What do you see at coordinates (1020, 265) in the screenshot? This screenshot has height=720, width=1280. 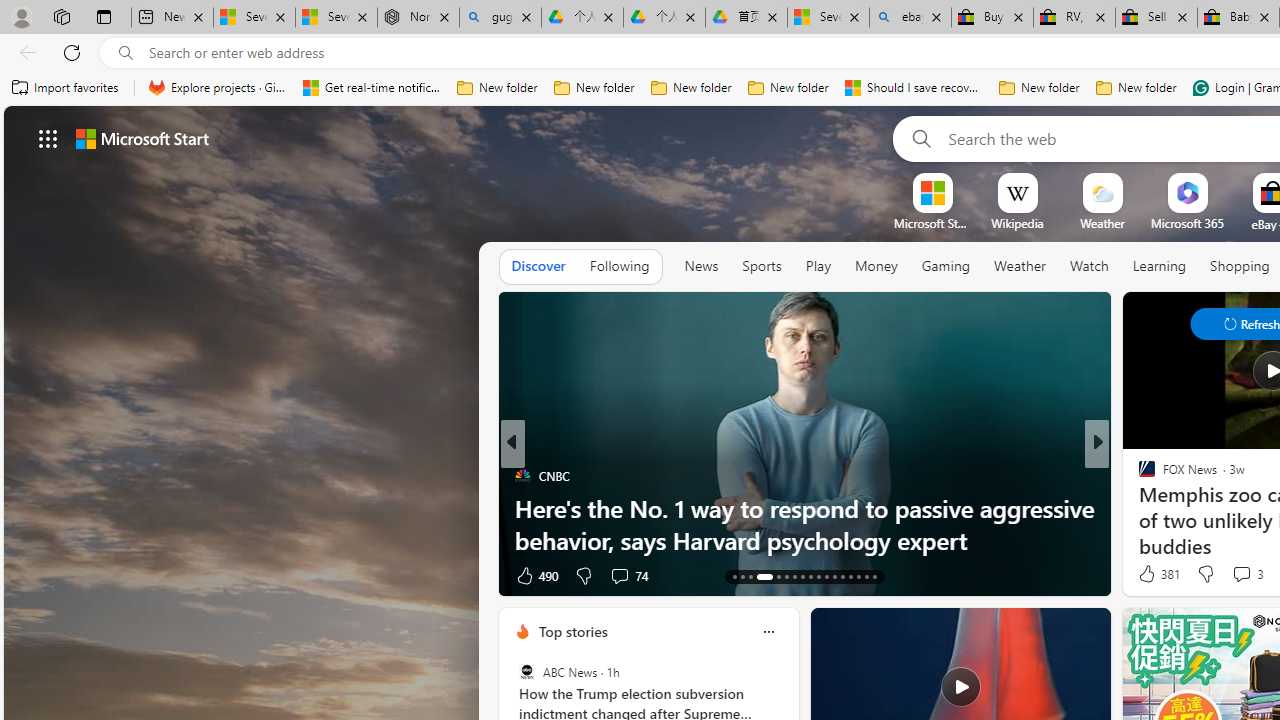 I see `'Weather'` at bounding box center [1020, 265].